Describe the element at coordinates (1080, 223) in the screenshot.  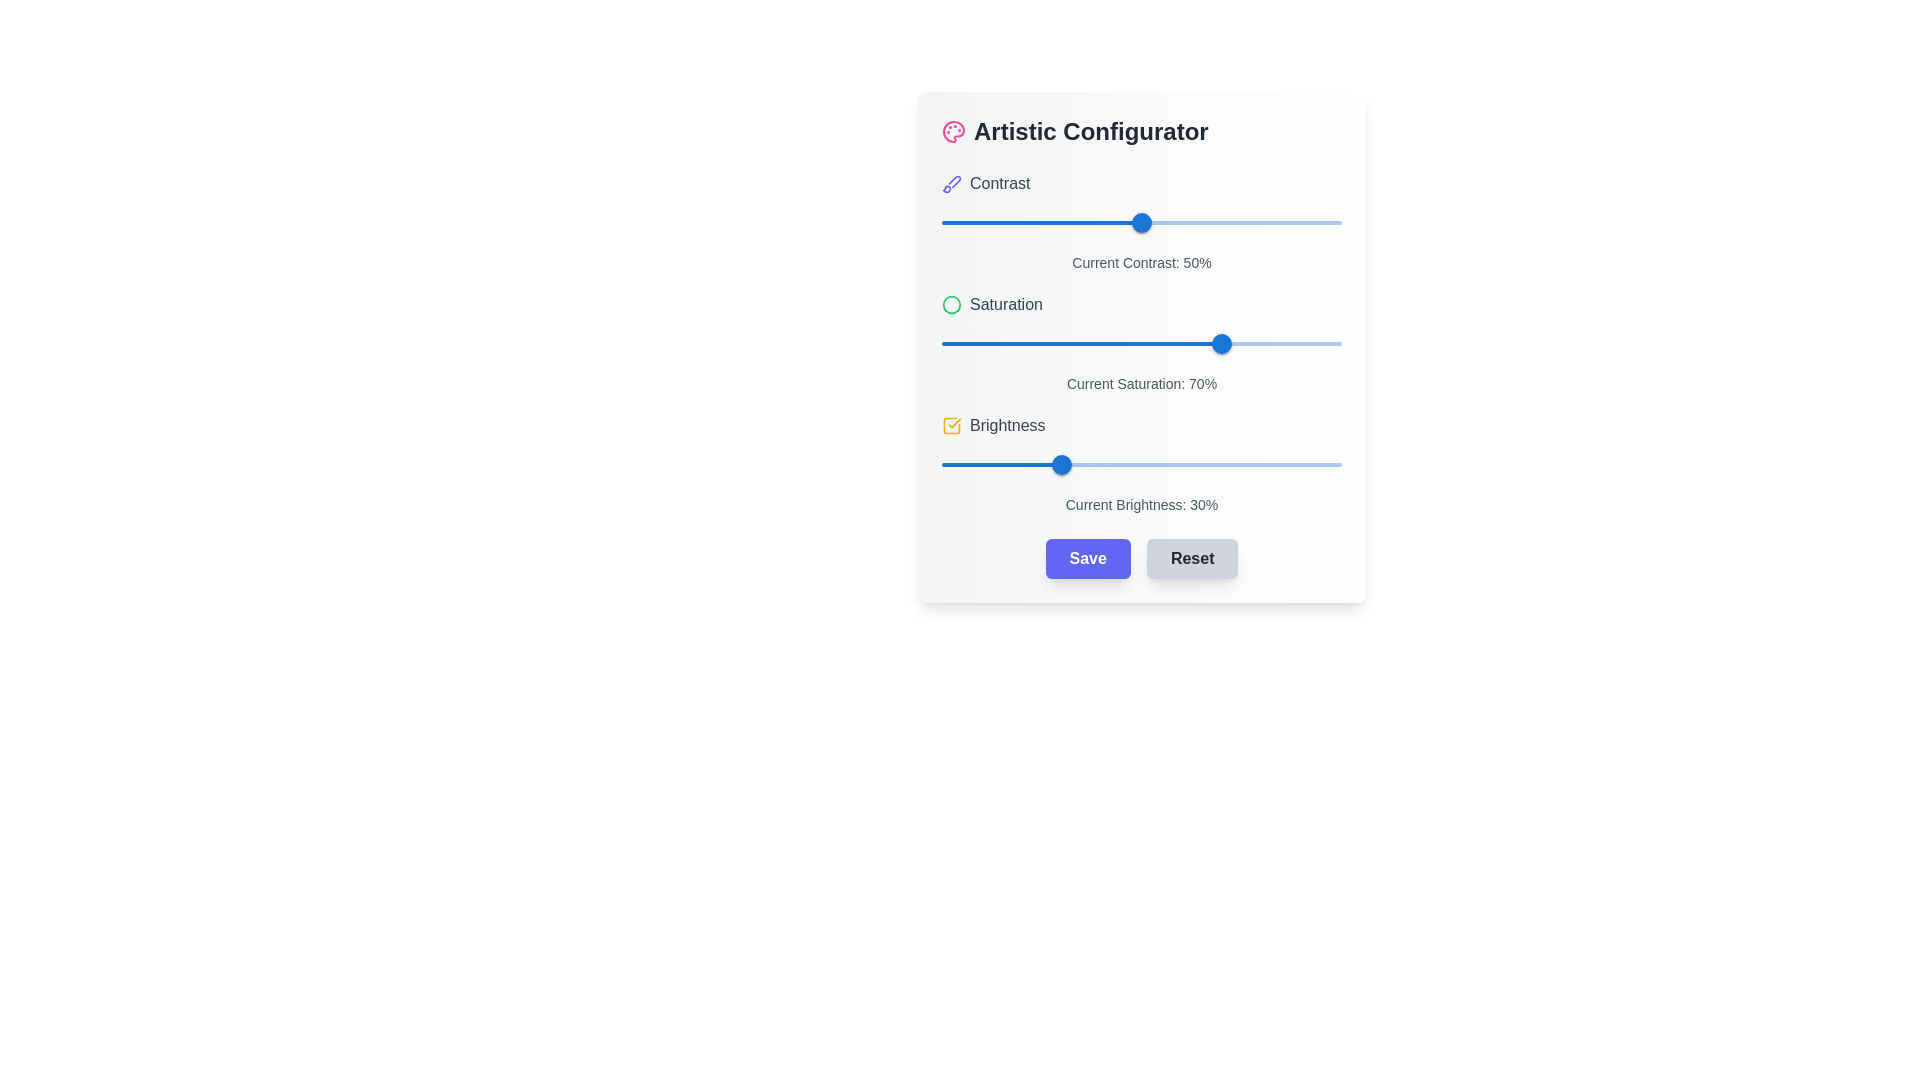
I see `the contrast level` at that location.